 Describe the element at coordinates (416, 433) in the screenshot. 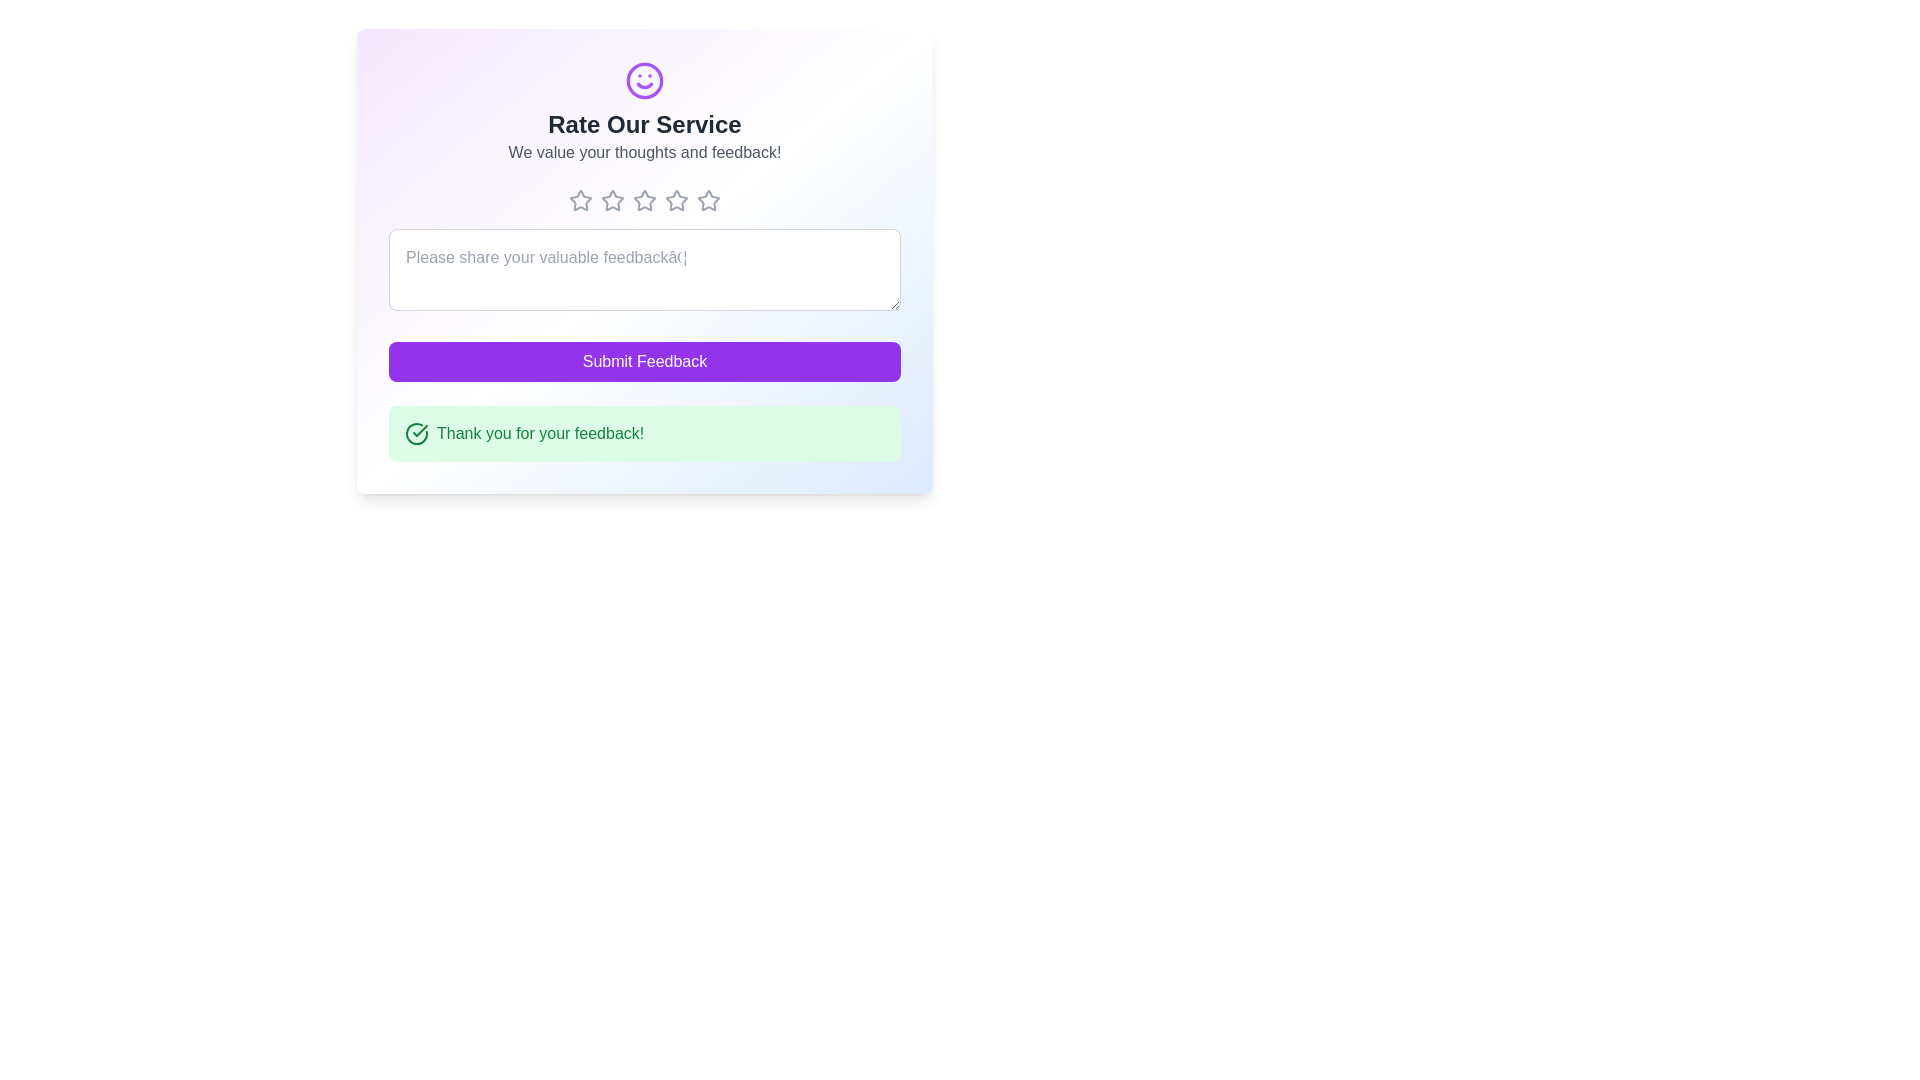

I see `the green stroke circular segment within the checkmark SVG icon located in the lower-left quadrant of the icon adjacent to the 'Thank you for your feedback!' text` at that location.